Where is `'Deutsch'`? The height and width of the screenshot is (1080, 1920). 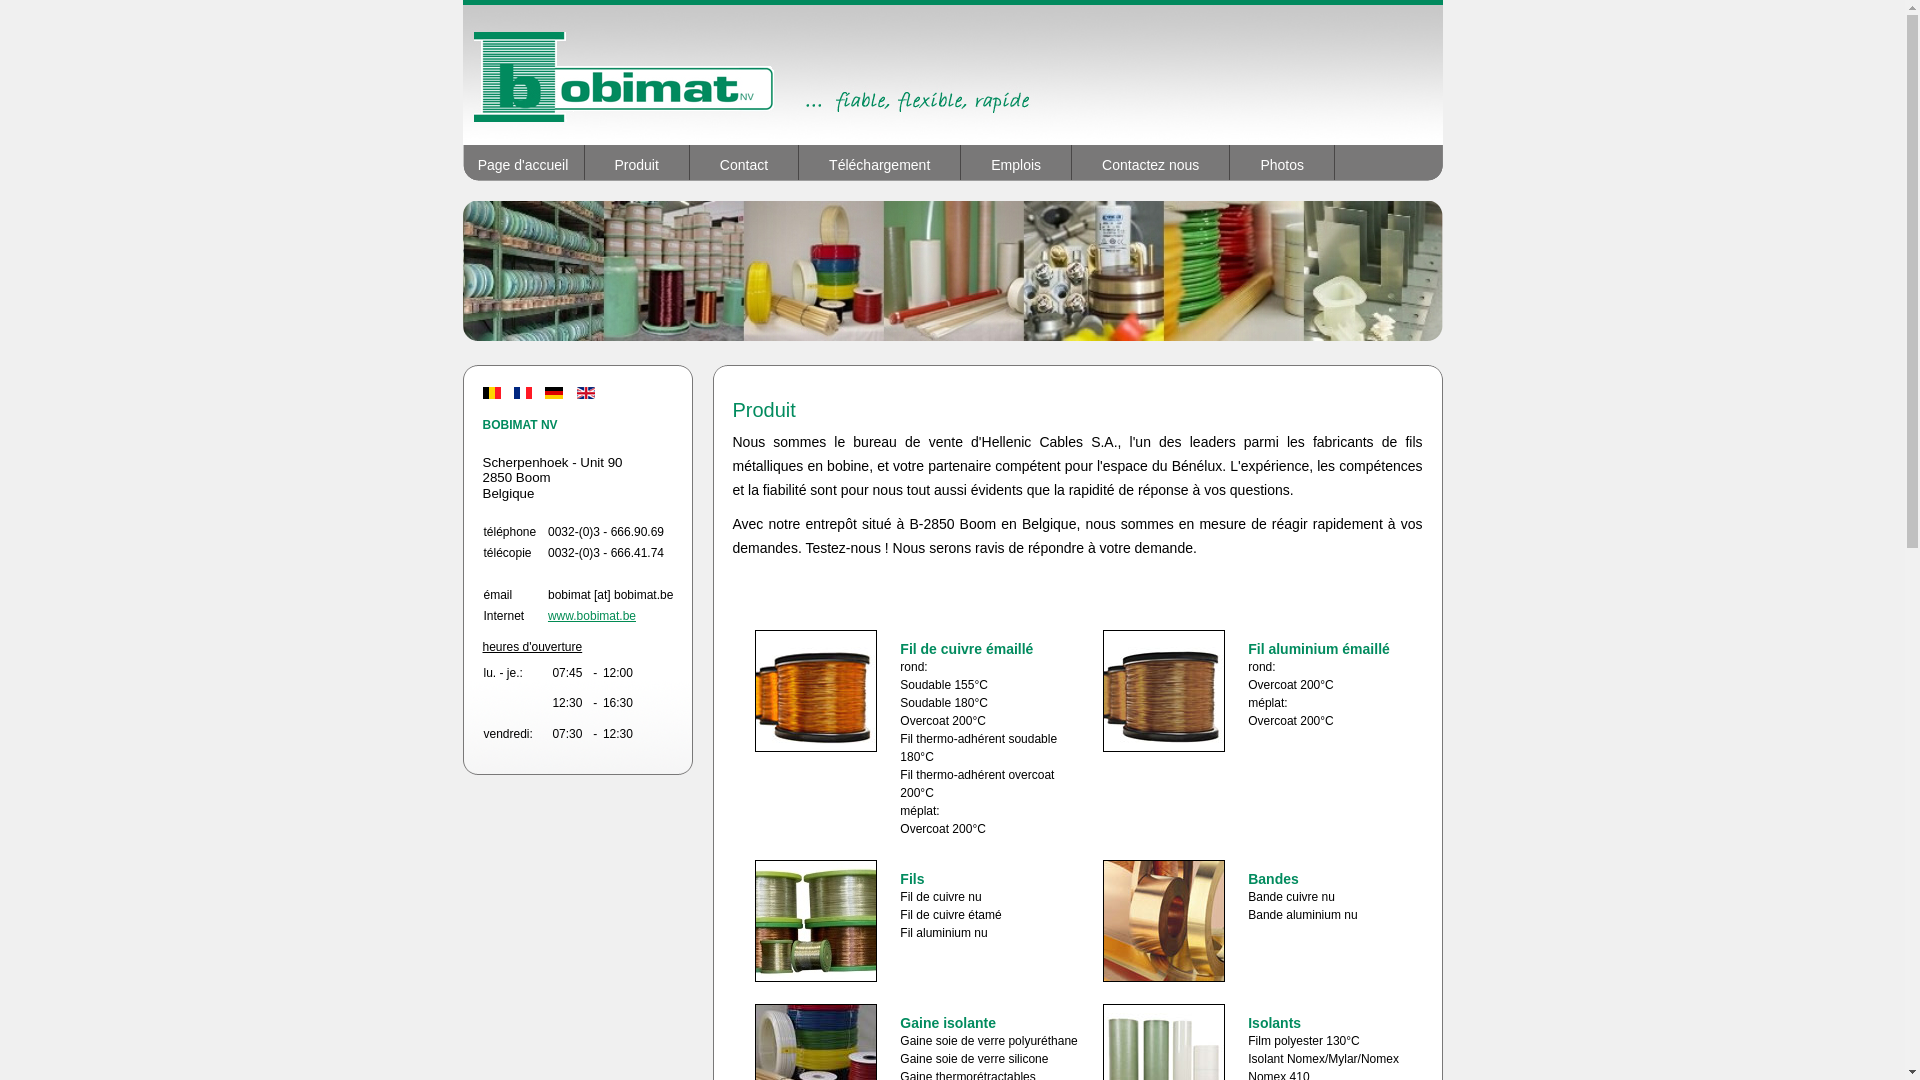 'Deutsch' is located at coordinates (545, 393).